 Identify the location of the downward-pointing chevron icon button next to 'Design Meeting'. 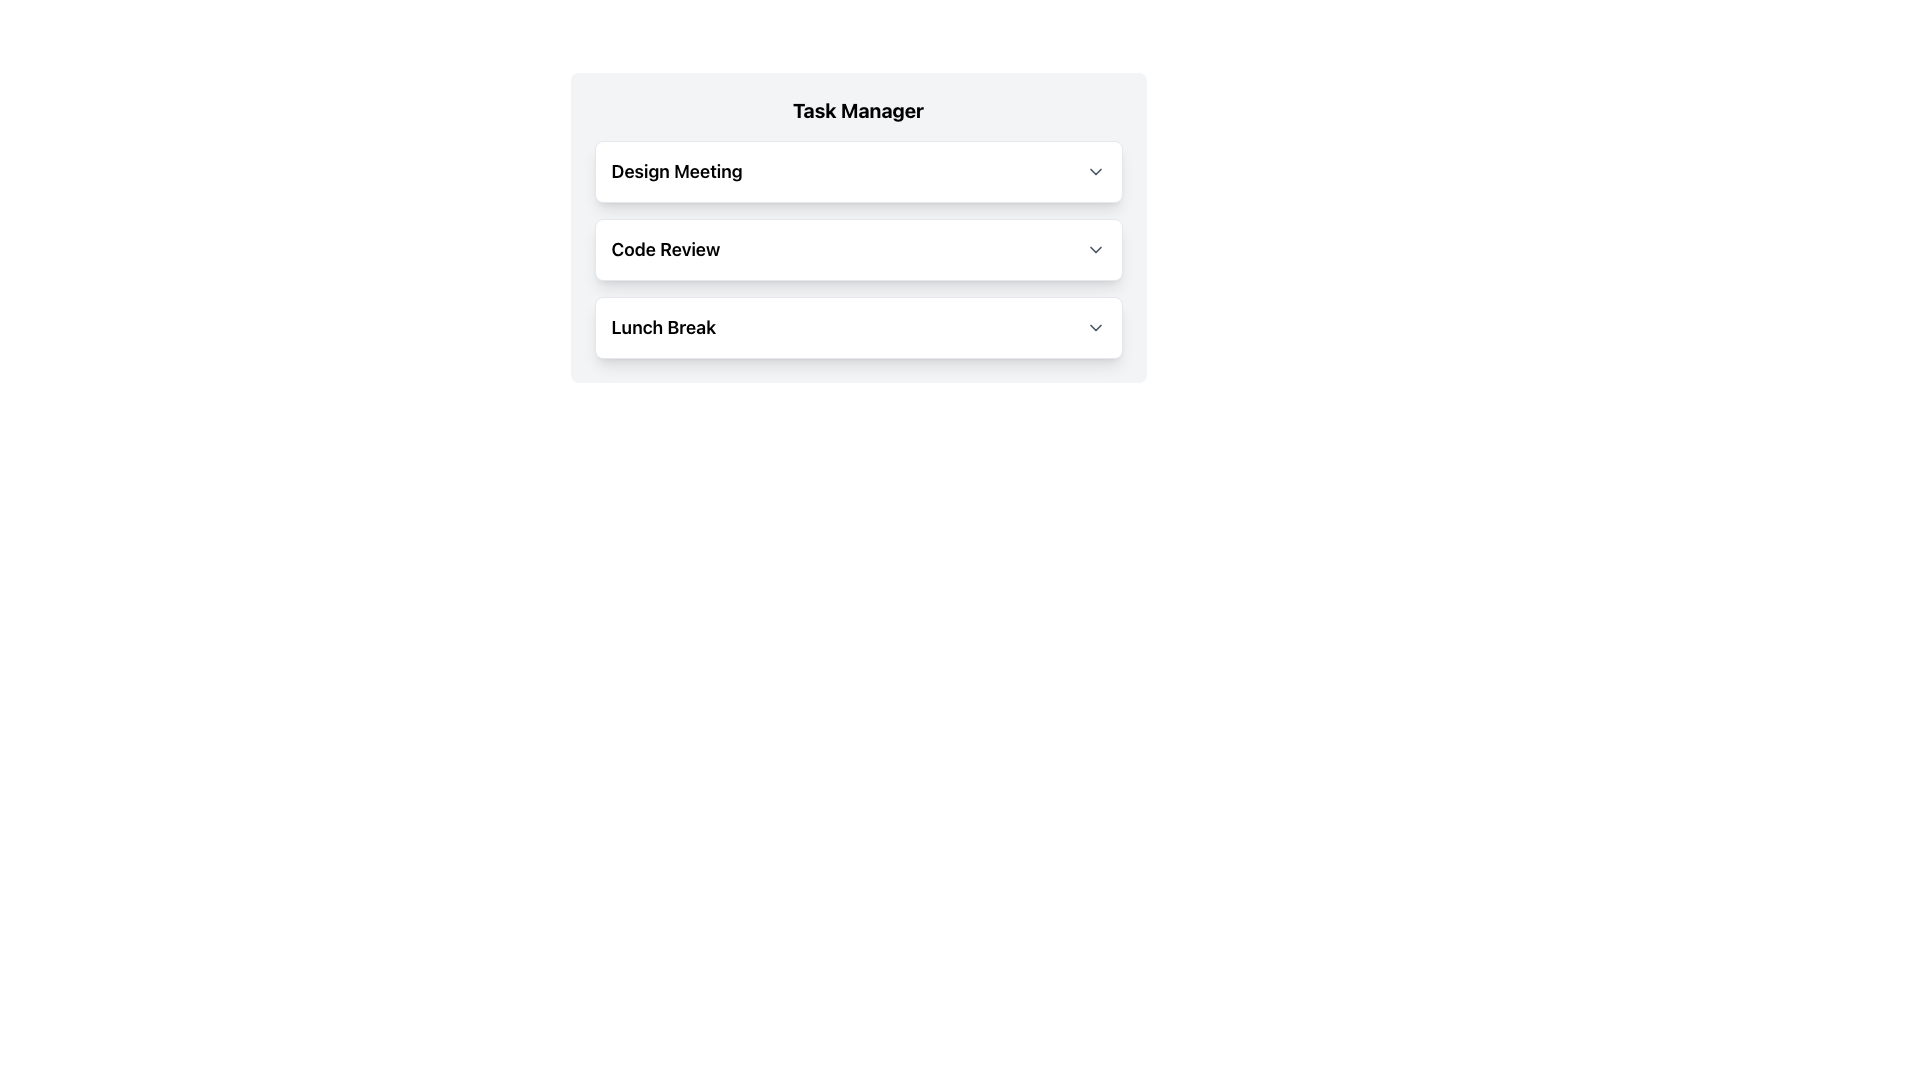
(1094, 171).